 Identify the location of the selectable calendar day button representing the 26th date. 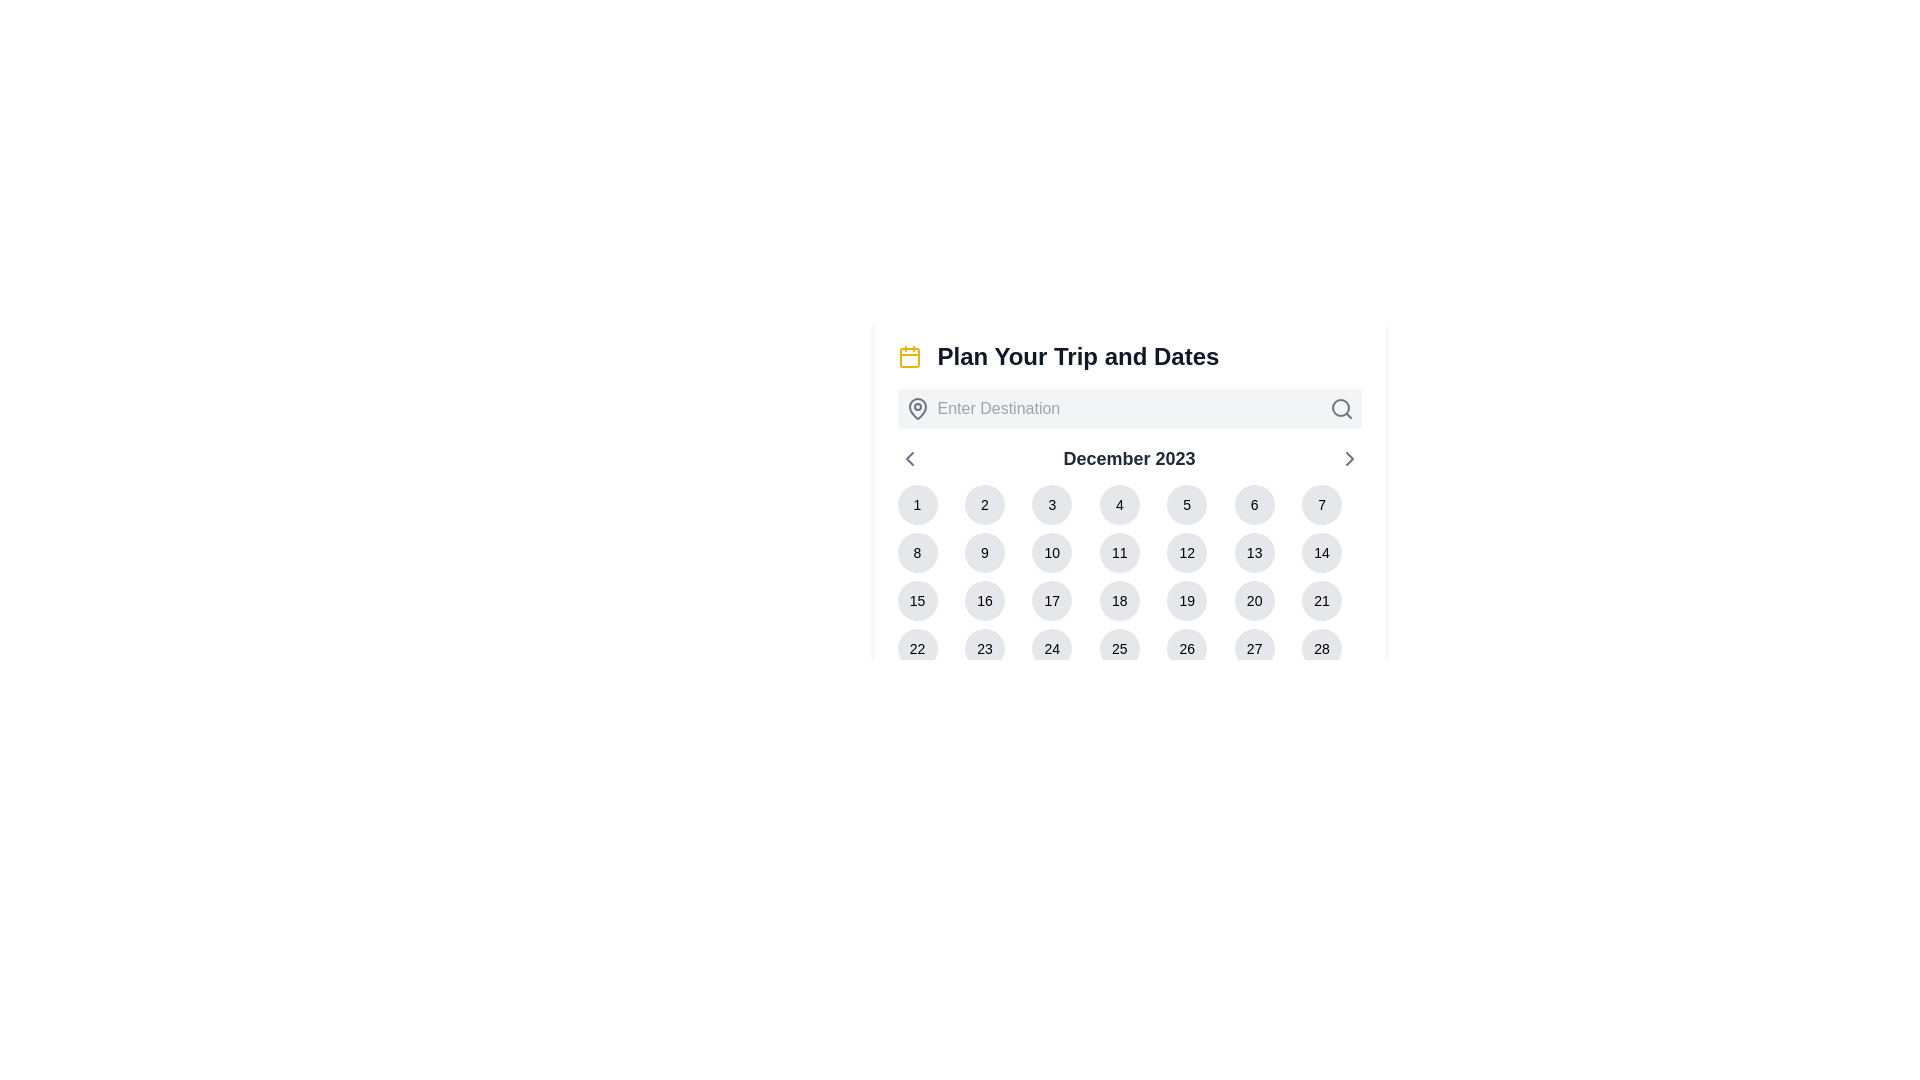
(1187, 648).